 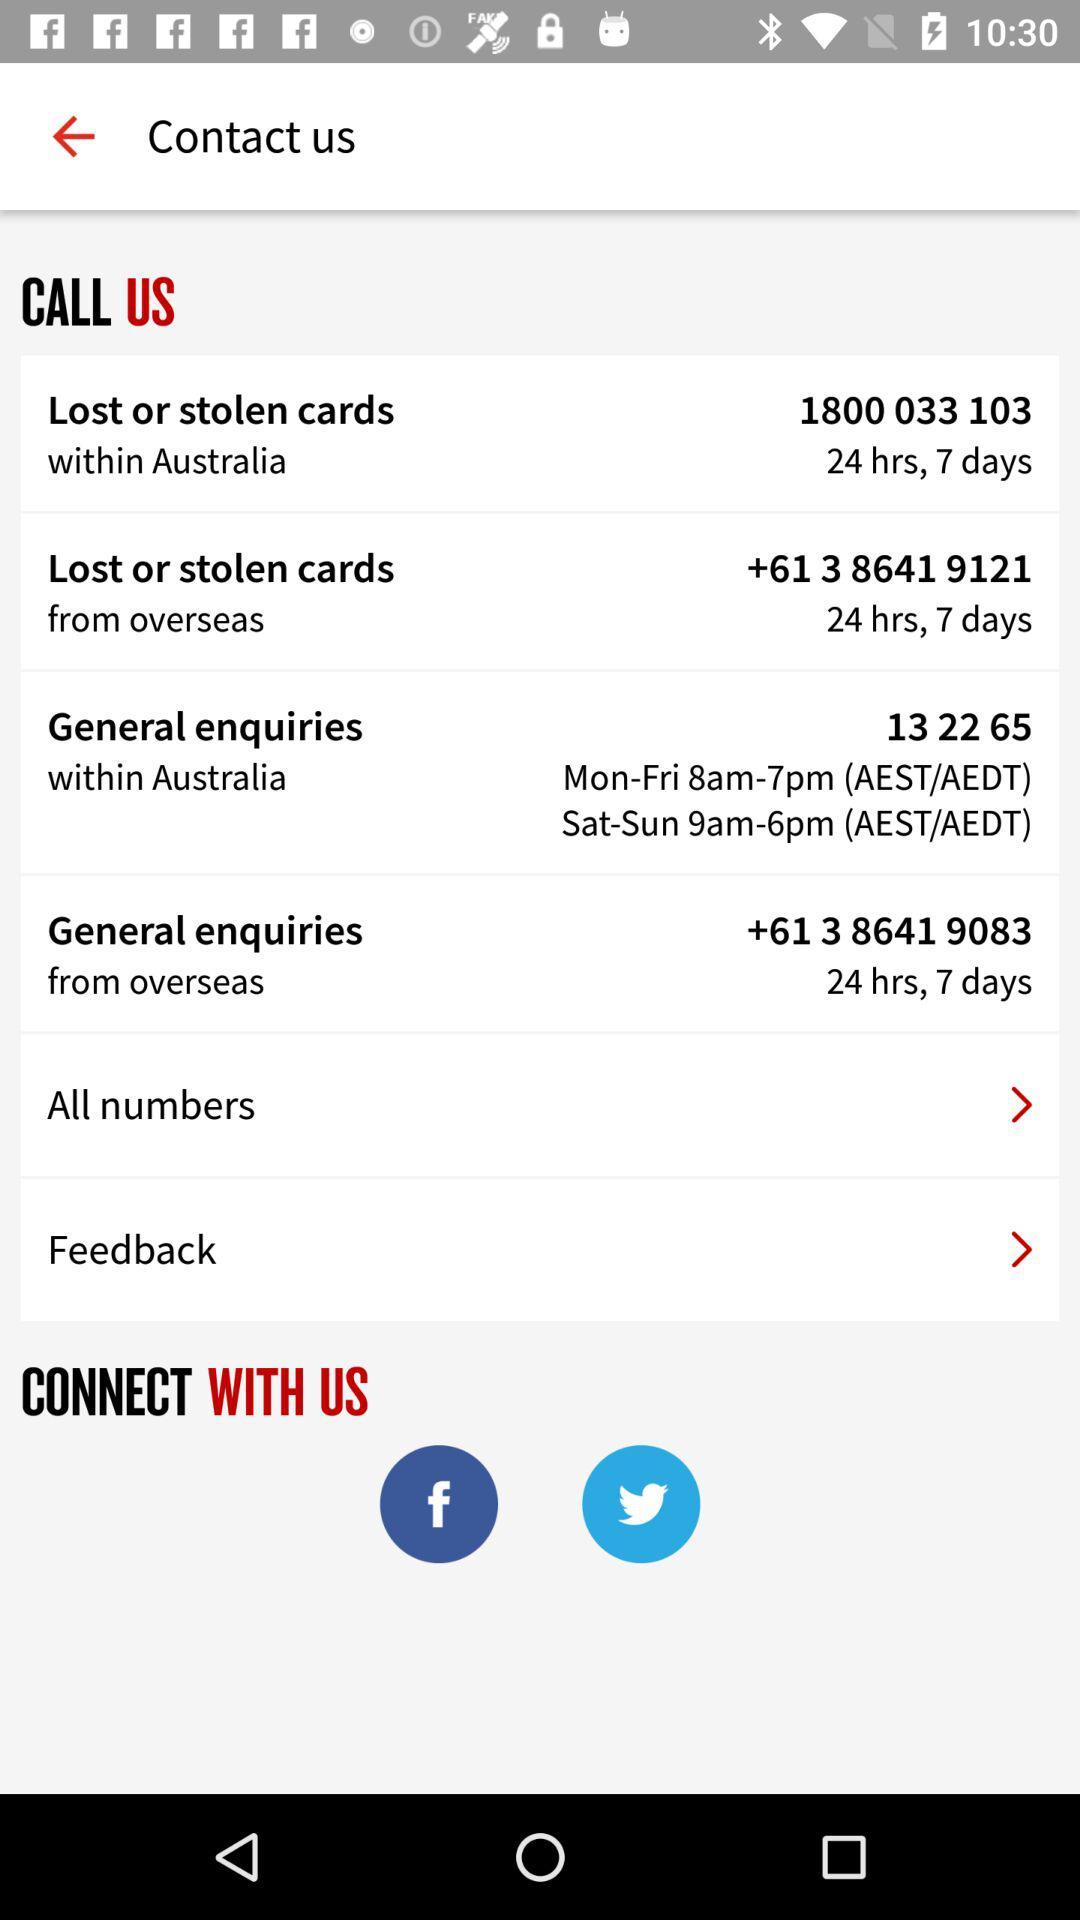 I want to click on the facebook icon, so click(x=437, y=1504).